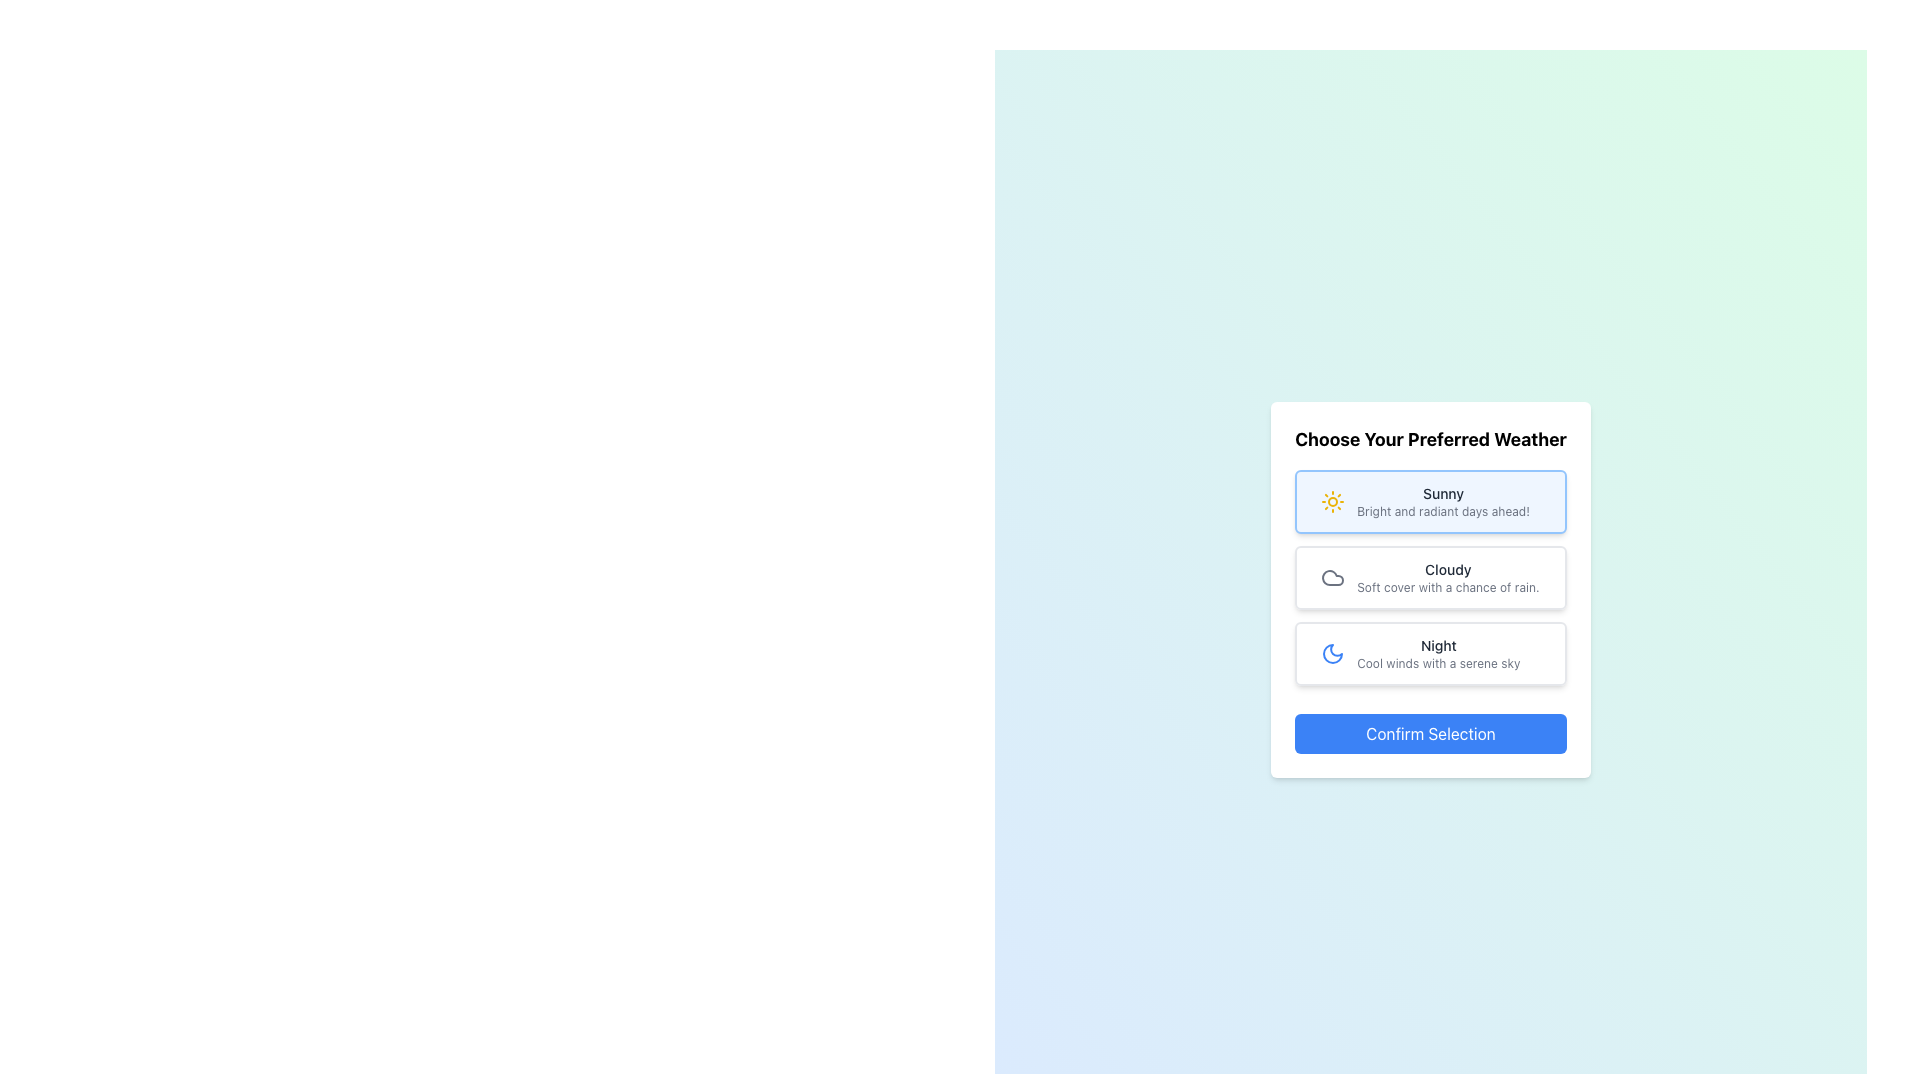  I want to click on the text element displaying 'Sunny' to trigger a tooltip or highlight, so click(1443, 500).